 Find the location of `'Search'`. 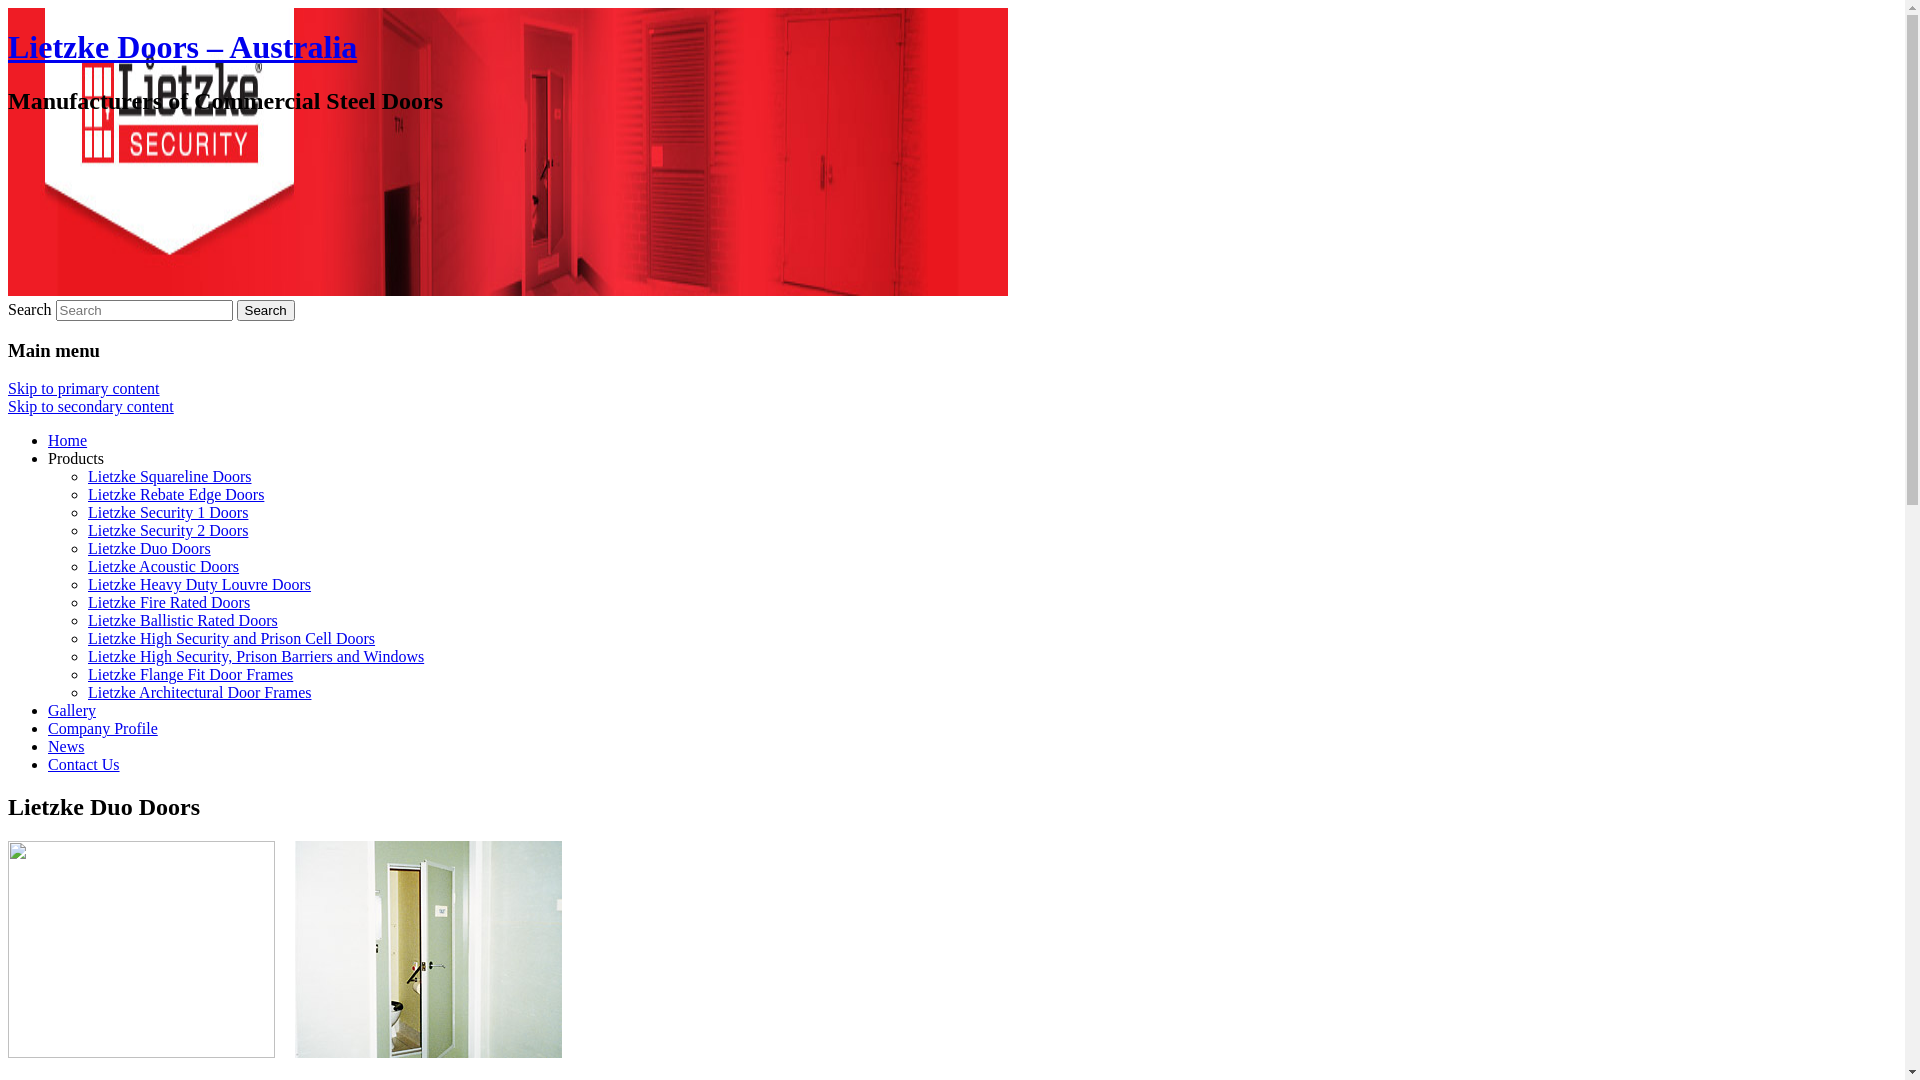

'Search' is located at coordinates (264, 310).